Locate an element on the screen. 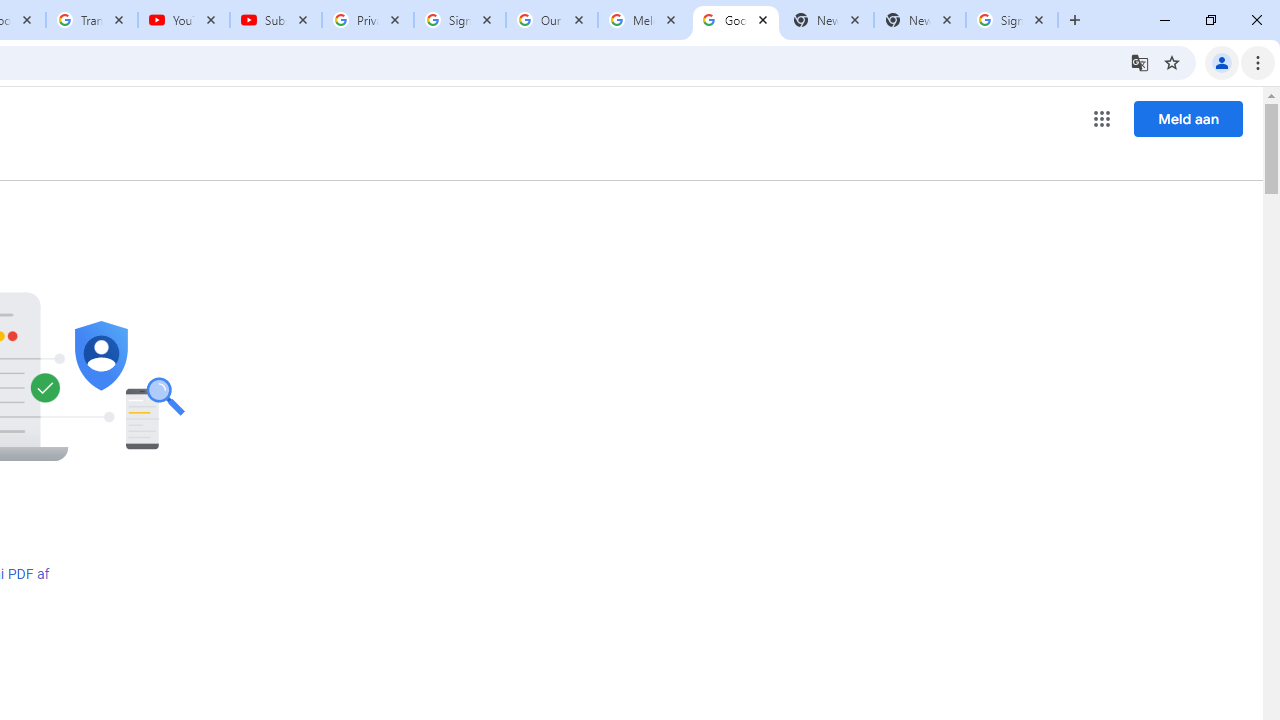 This screenshot has height=720, width=1280. 'YouTube' is located at coordinates (184, 20).